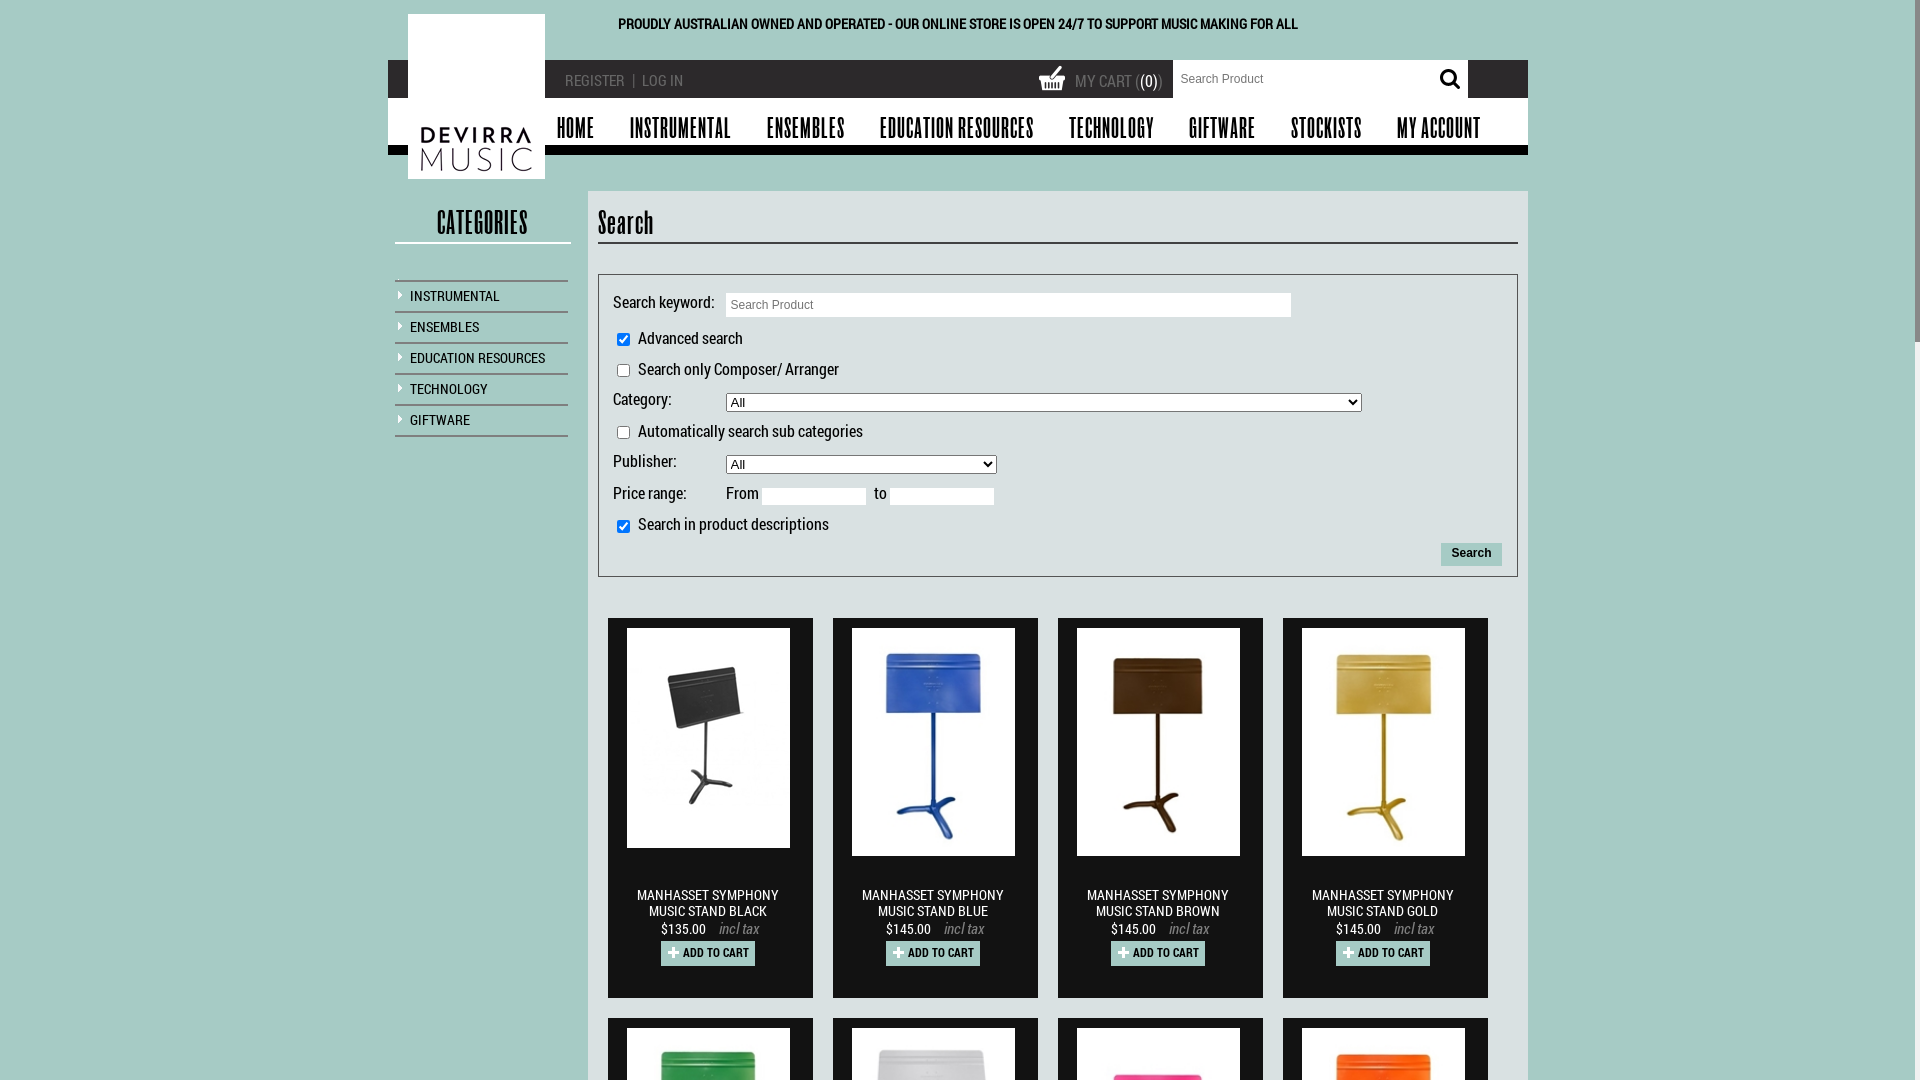 This screenshot has width=1920, height=1080. What do you see at coordinates (935, 905) in the screenshot?
I see `'MANHASSET SYMPHONY MUSIC STAND BLUE'` at bounding box center [935, 905].